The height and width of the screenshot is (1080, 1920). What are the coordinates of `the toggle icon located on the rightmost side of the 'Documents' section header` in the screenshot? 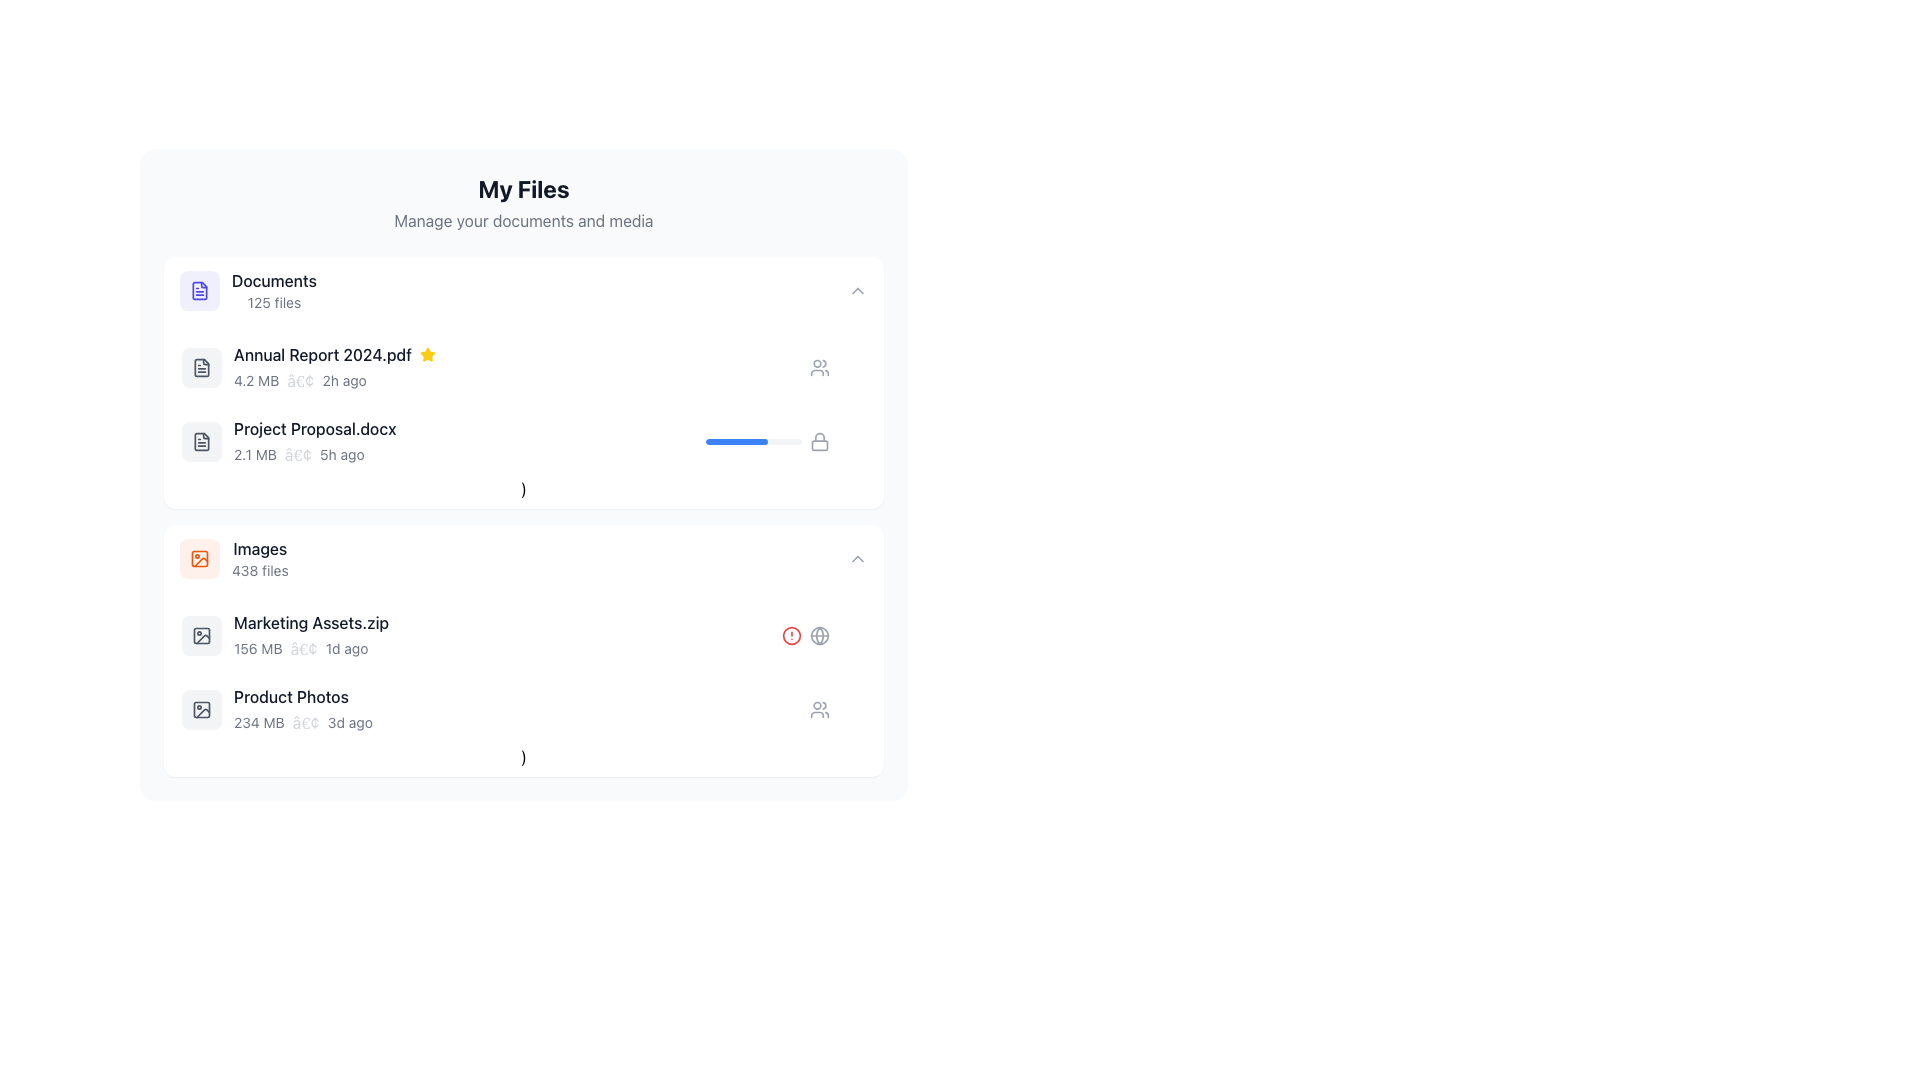 It's located at (858, 290).